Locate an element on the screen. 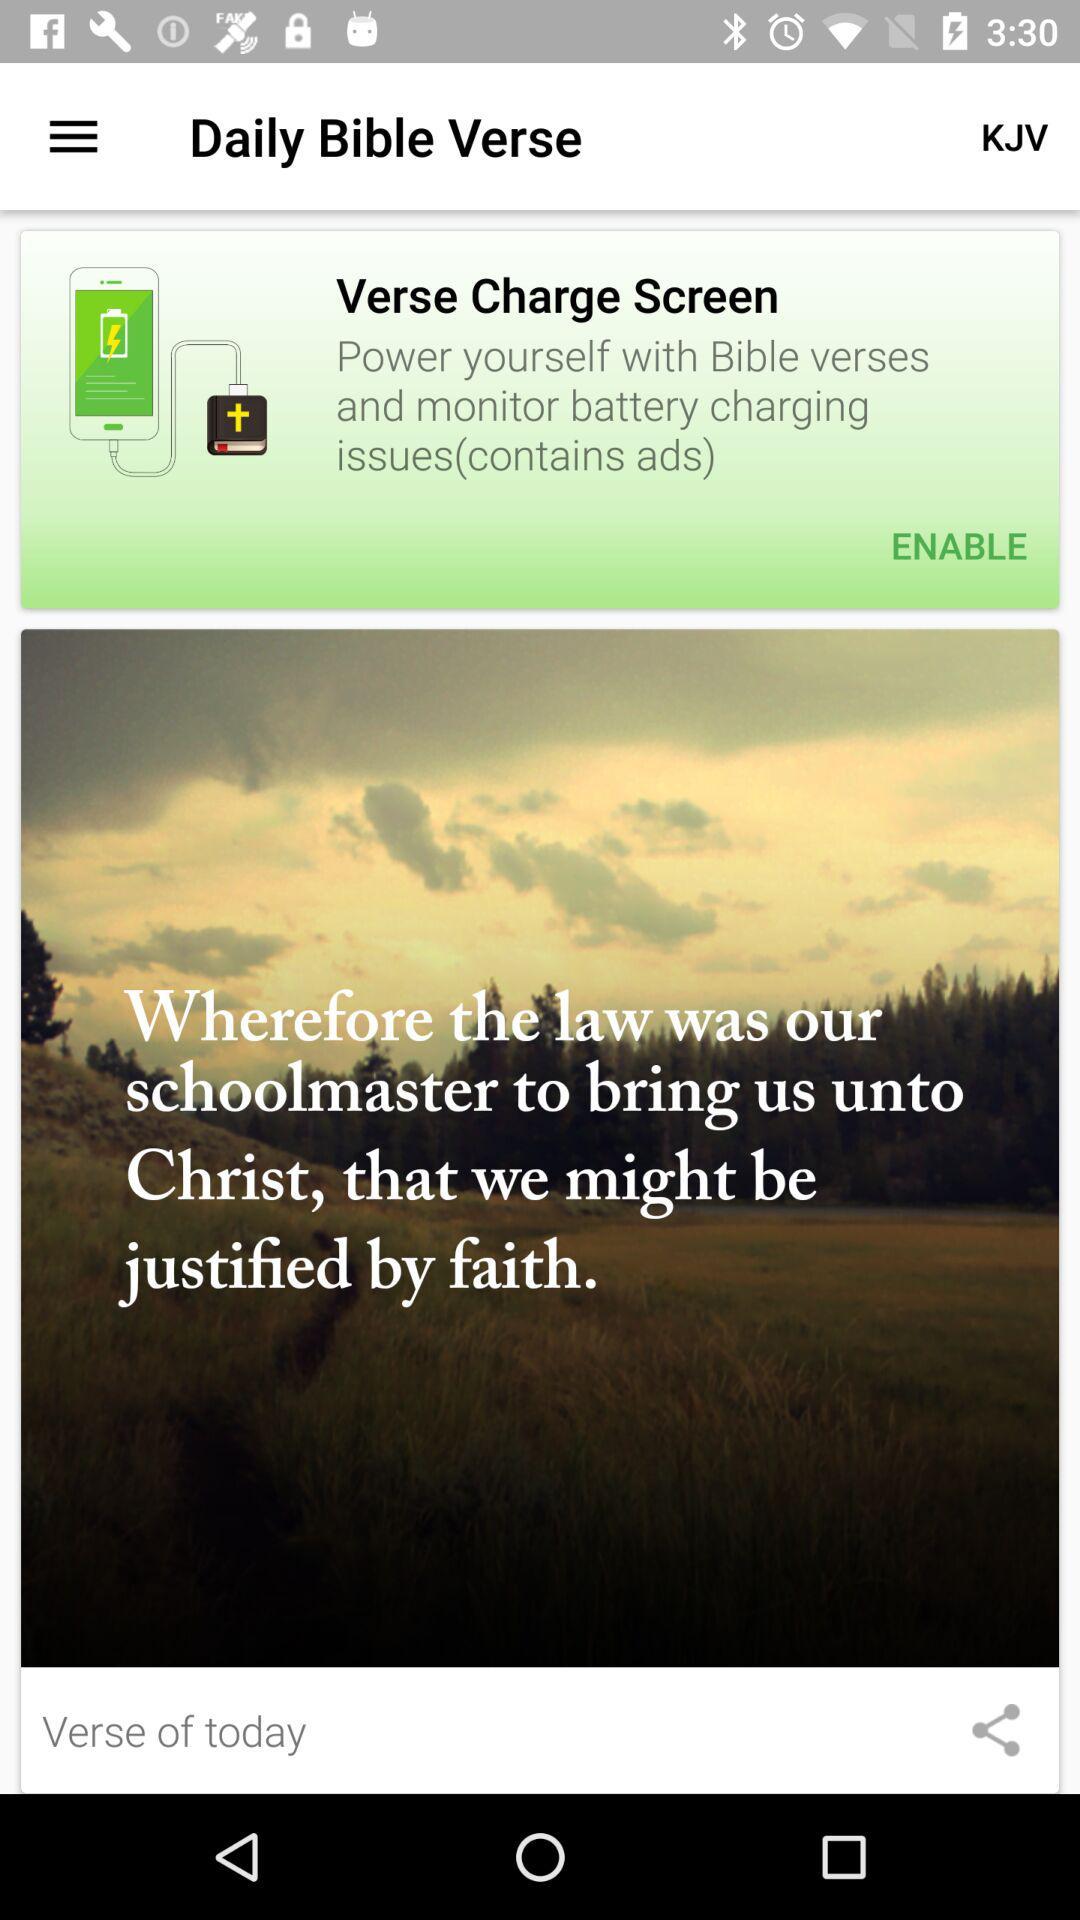 The height and width of the screenshot is (1920, 1080). the kjv item is located at coordinates (1014, 135).